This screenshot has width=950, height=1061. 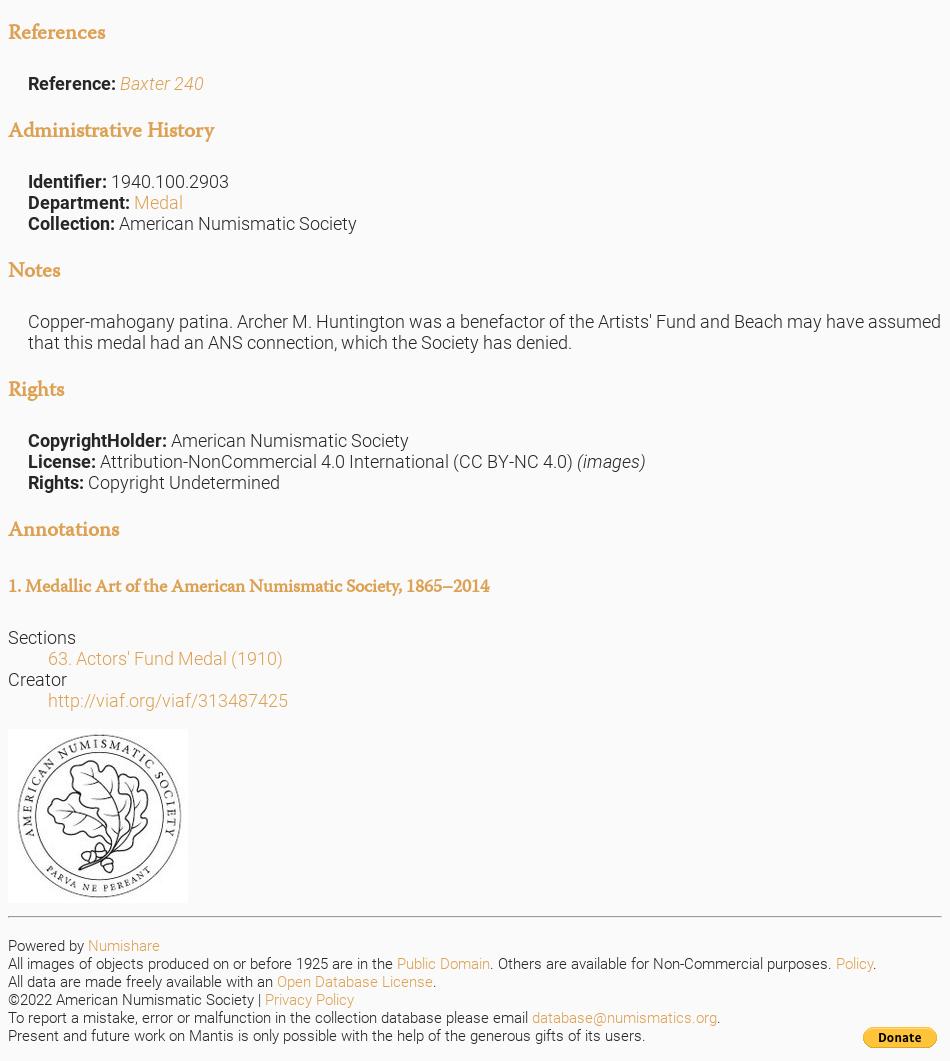 What do you see at coordinates (609, 461) in the screenshot?
I see `'(images)'` at bounding box center [609, 461].